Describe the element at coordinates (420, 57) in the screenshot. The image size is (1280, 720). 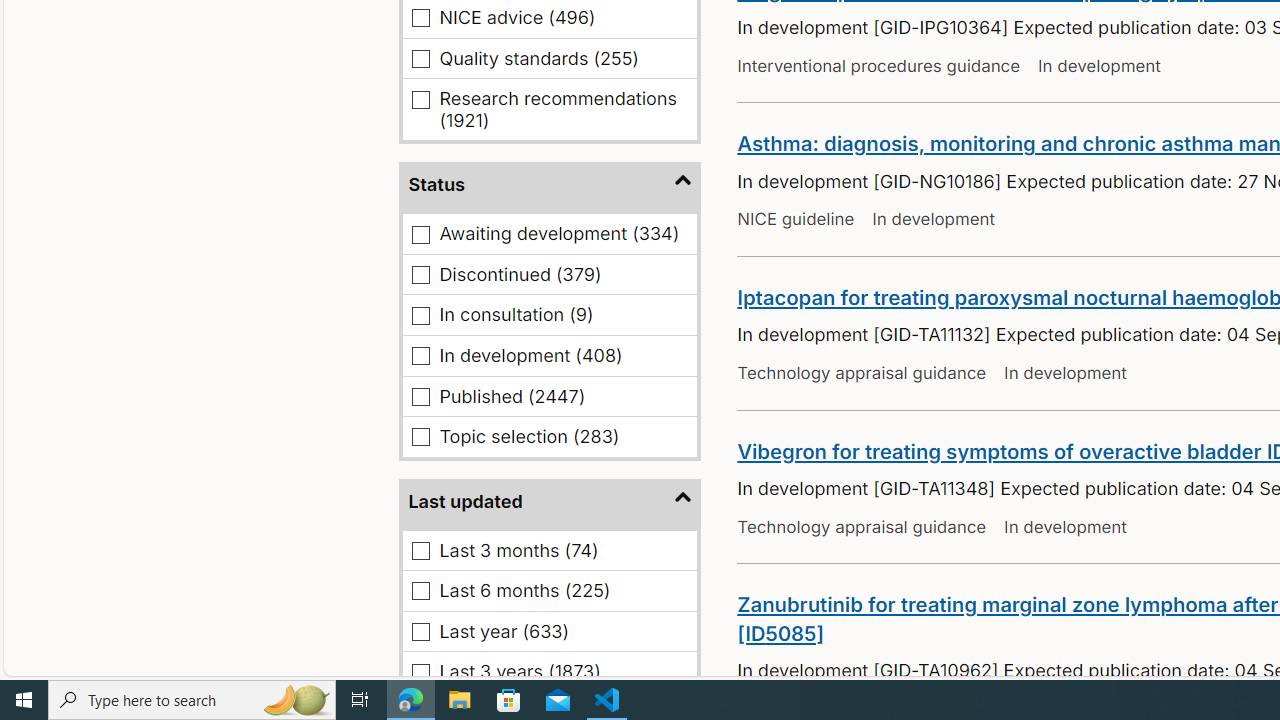
I see `'Quality standards (255)'` at that location.